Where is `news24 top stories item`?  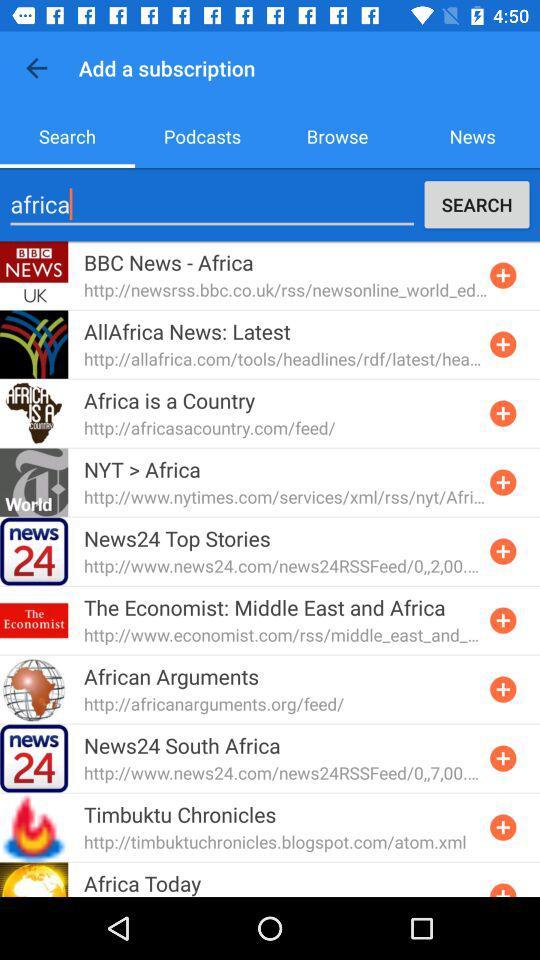 news24 top stories item is located at coordinates (177, 537).